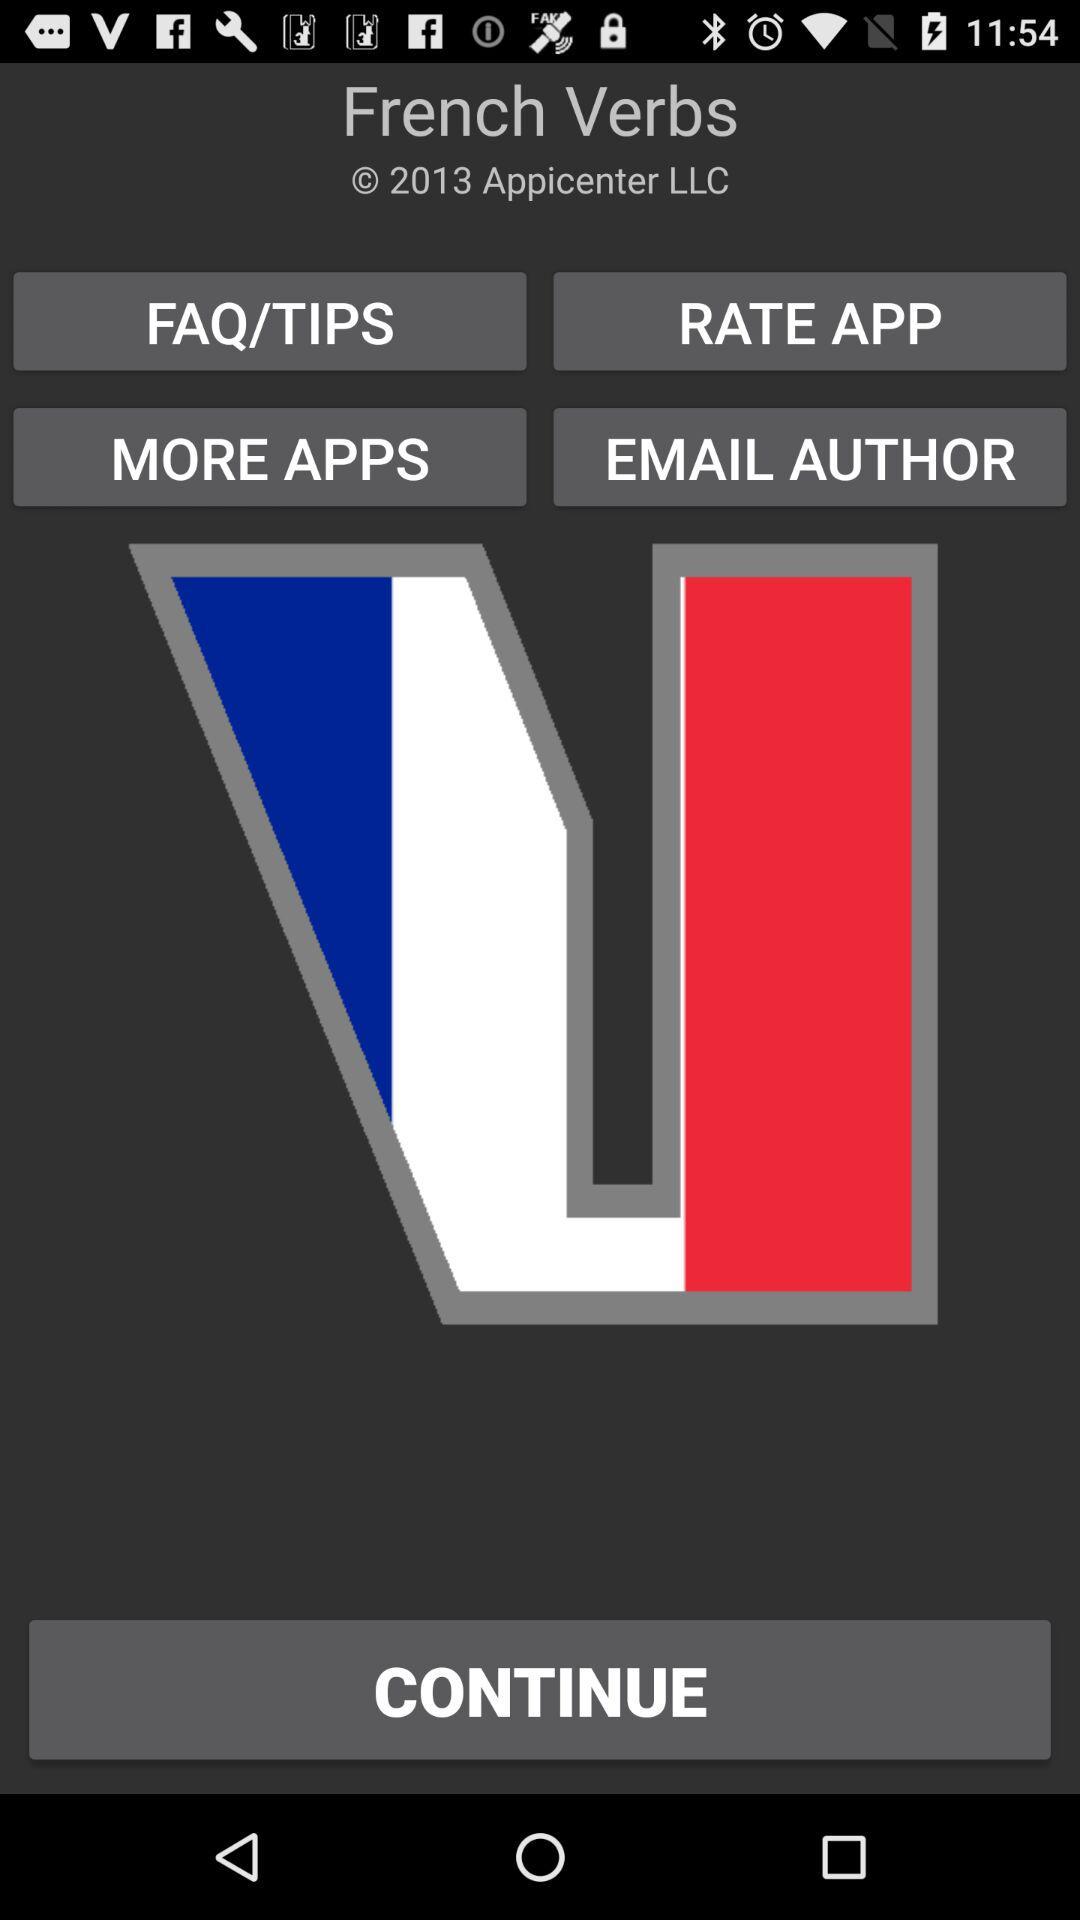  Describe the element at coordinates (810, 456) in the screenshot. I see `email author button` at that location.